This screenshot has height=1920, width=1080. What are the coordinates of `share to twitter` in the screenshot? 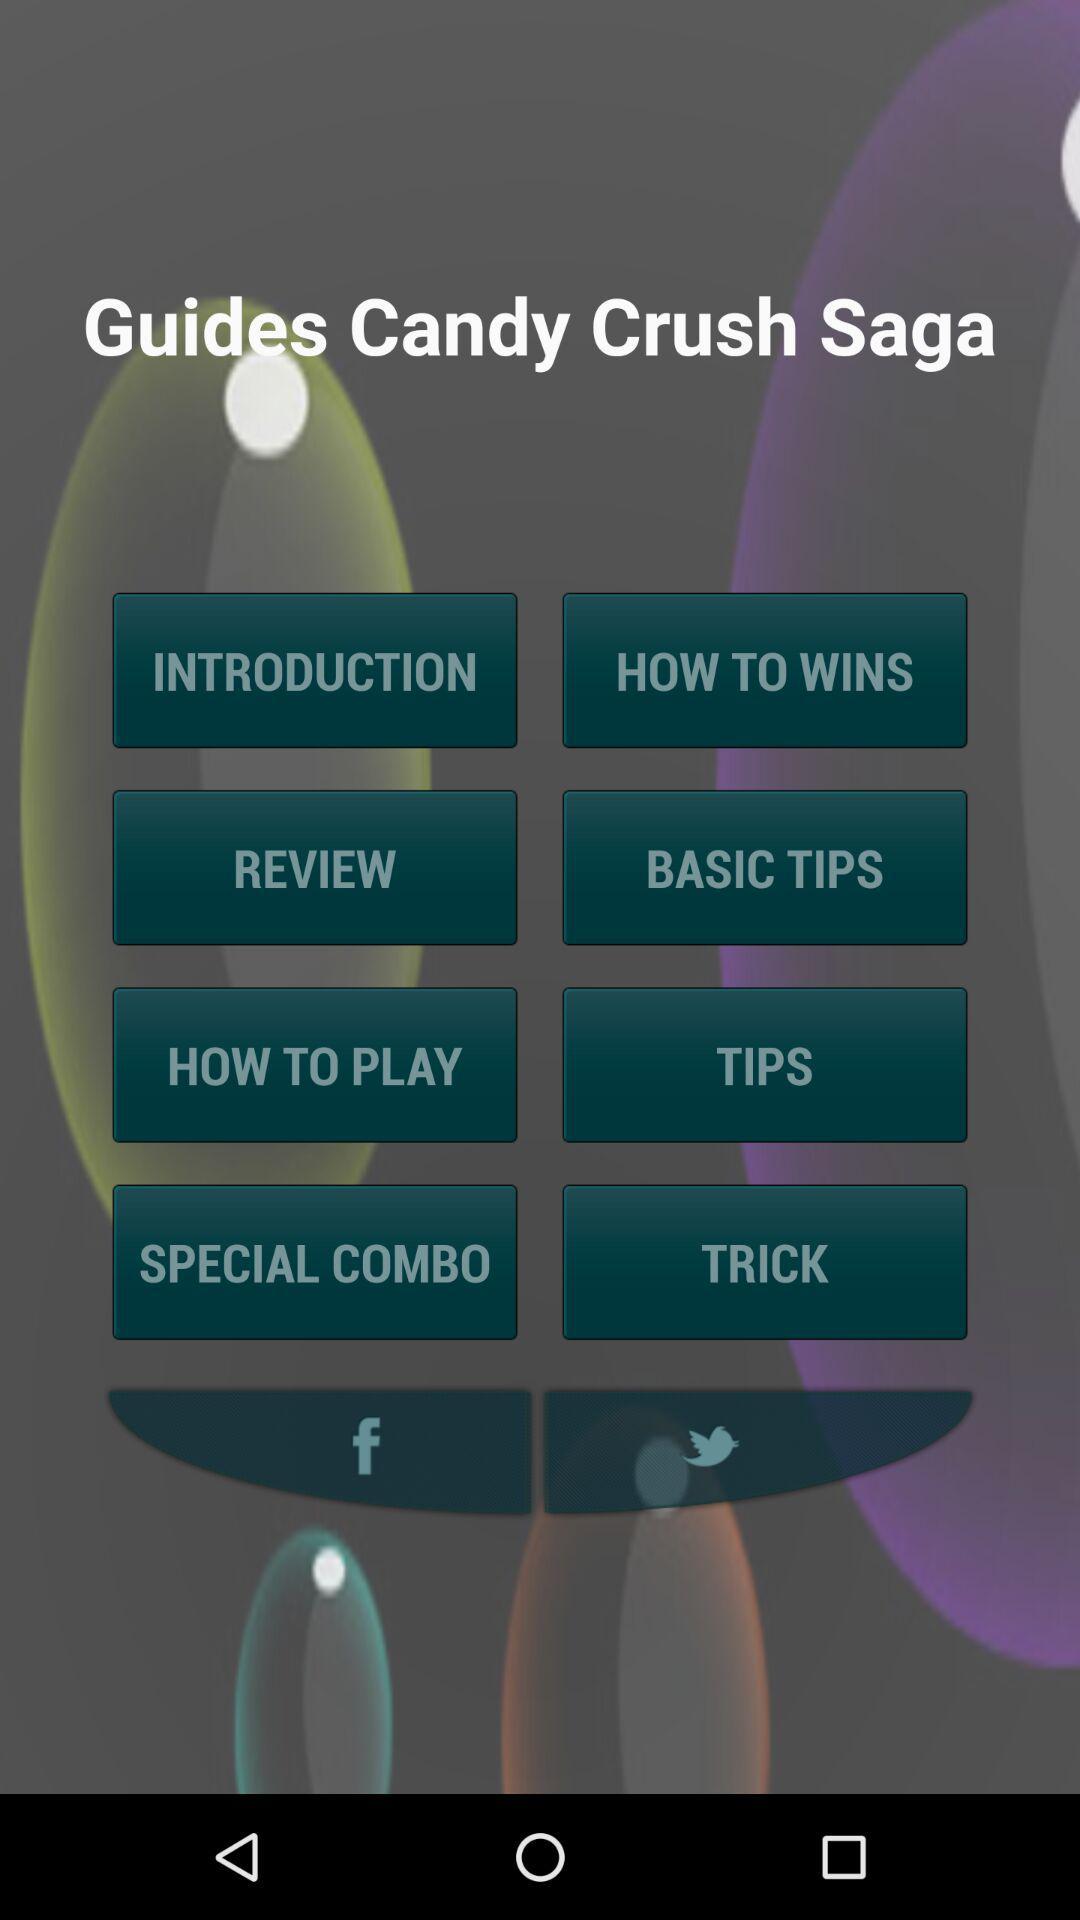 It's located at (761, 1452).